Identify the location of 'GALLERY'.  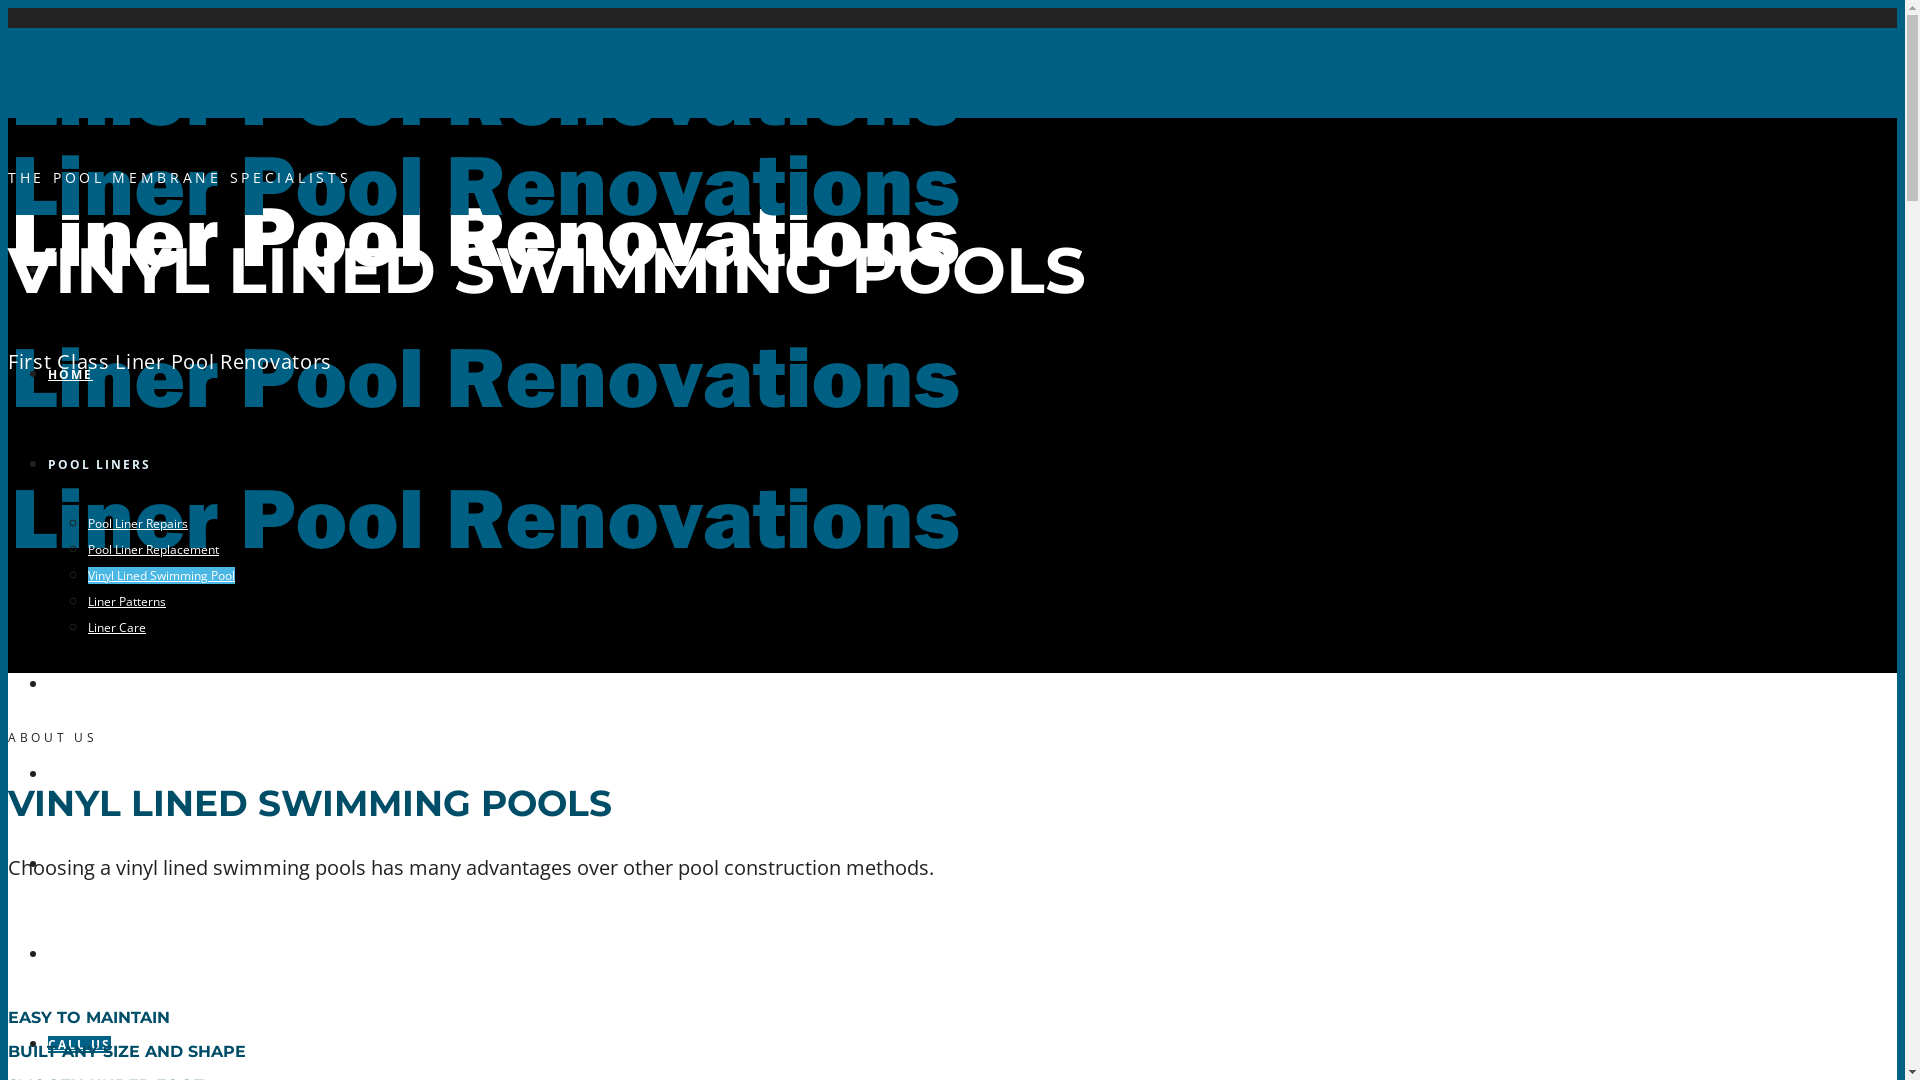
(80, 683).